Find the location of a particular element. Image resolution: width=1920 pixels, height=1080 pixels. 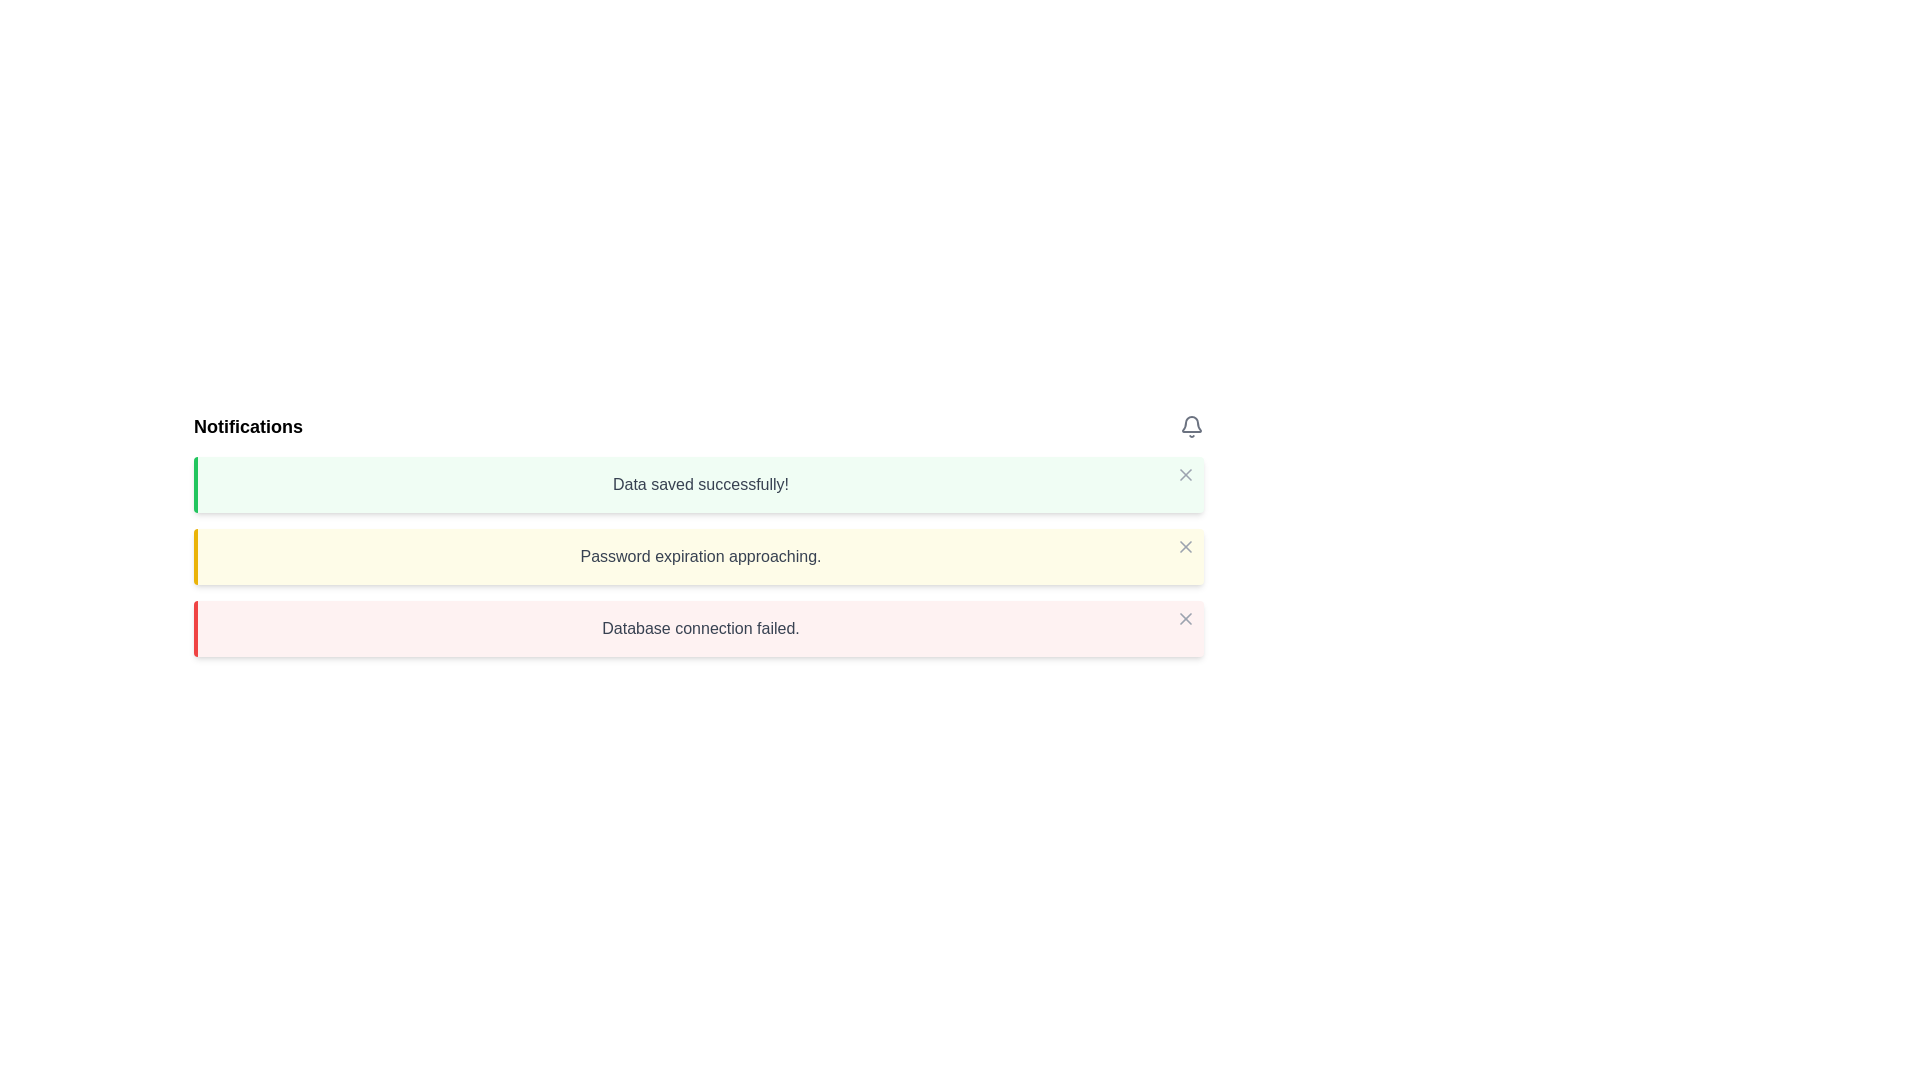

the bell icon to toggle the visibility of the notification panel is located at coordinates (1191, 426).